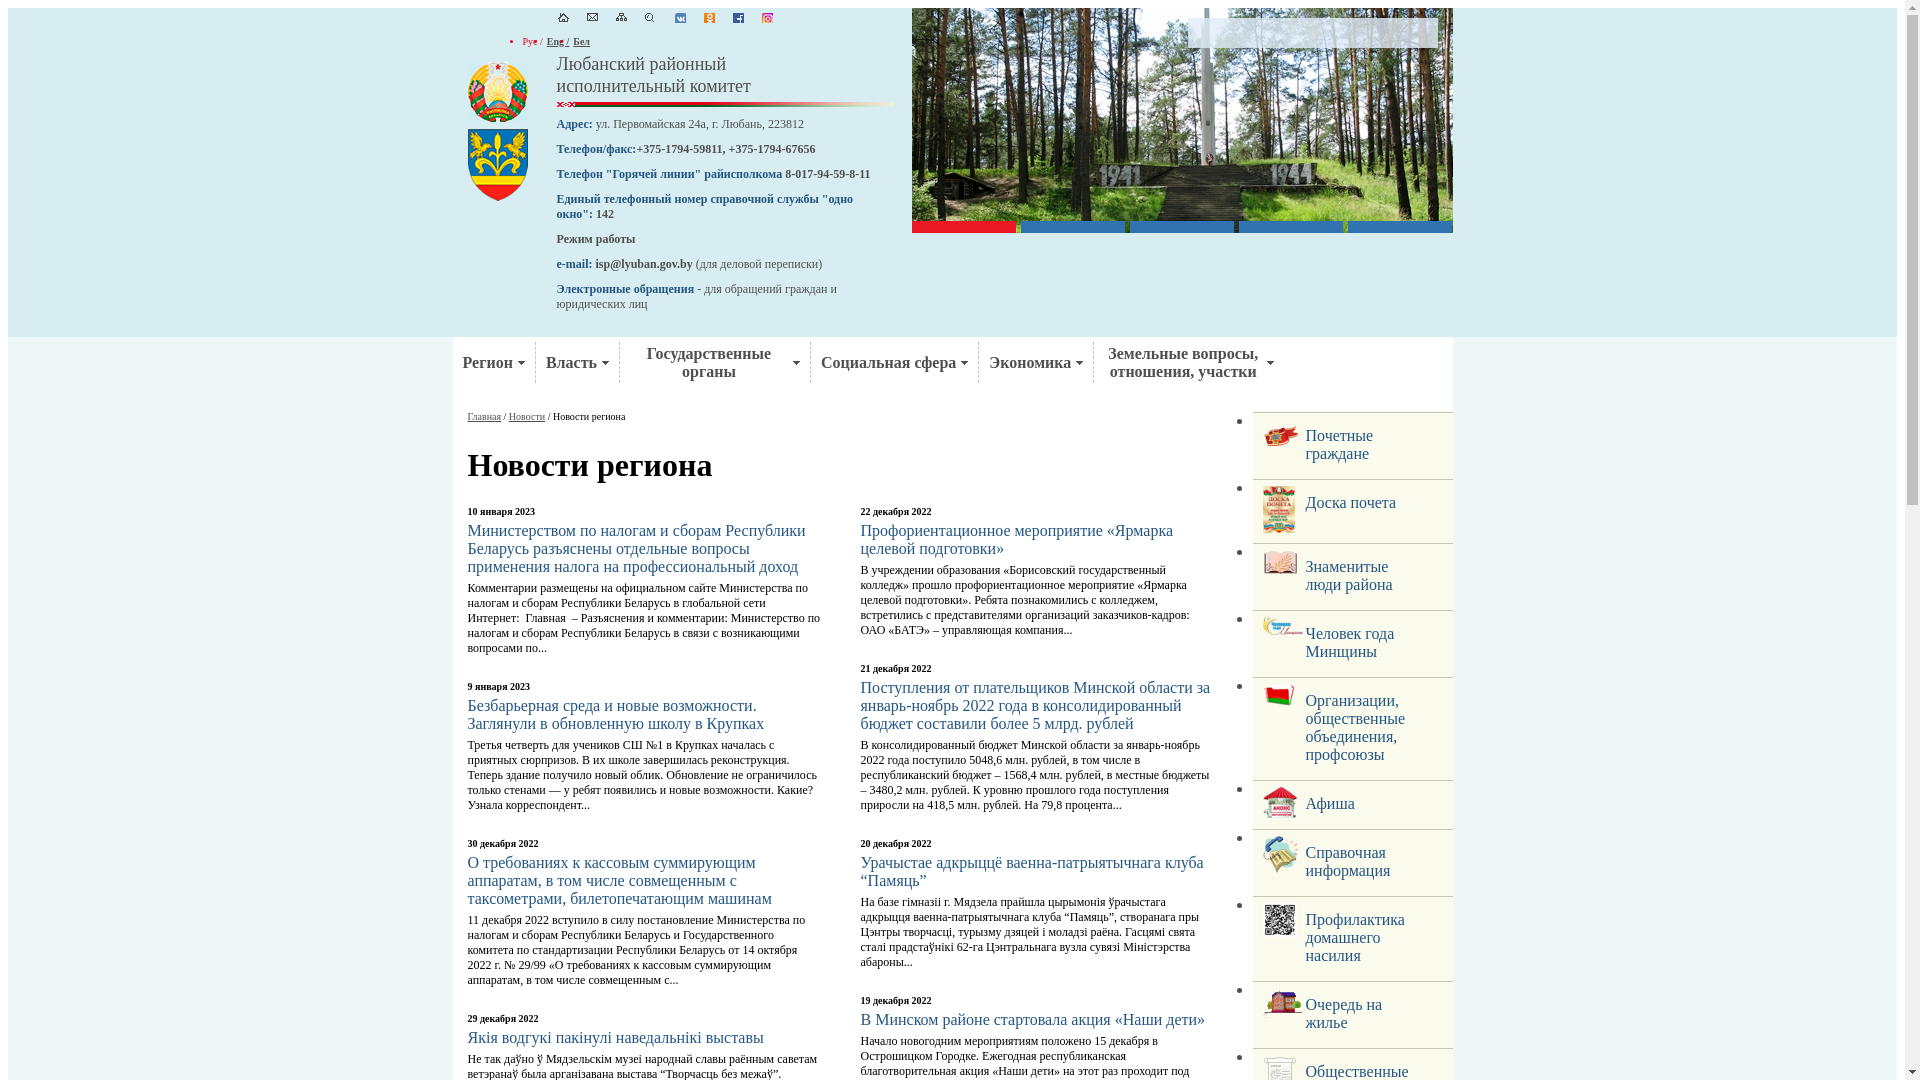  What do you see at coordinates (594, 262) in the screenshot?
I see `'isp@lyuban.gov.by'` at bounding box center [594, 262].